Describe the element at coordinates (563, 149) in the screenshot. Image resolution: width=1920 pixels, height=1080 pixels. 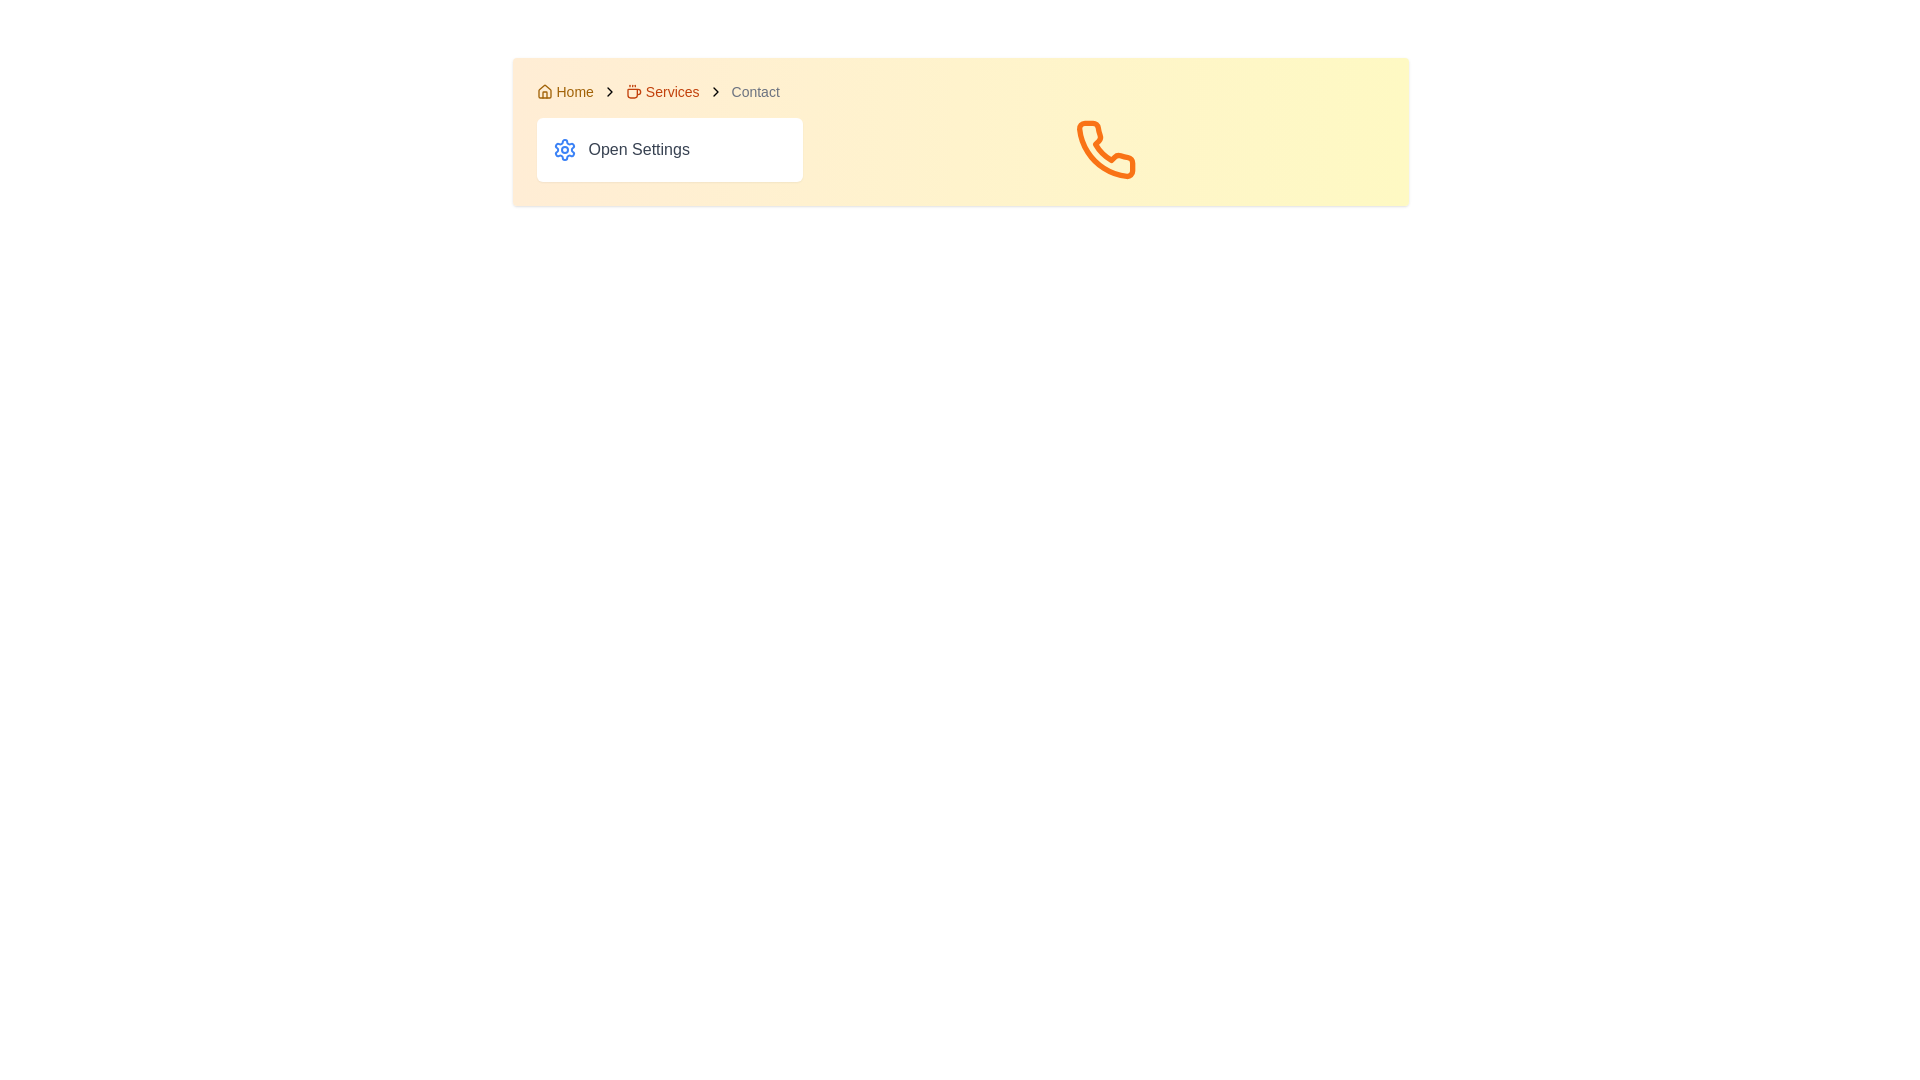
I see `the cogwheel-shaped icon with a blue outline, which is located adjacent to the 'Open Settings' text in the upper central section of the interface` at that location.